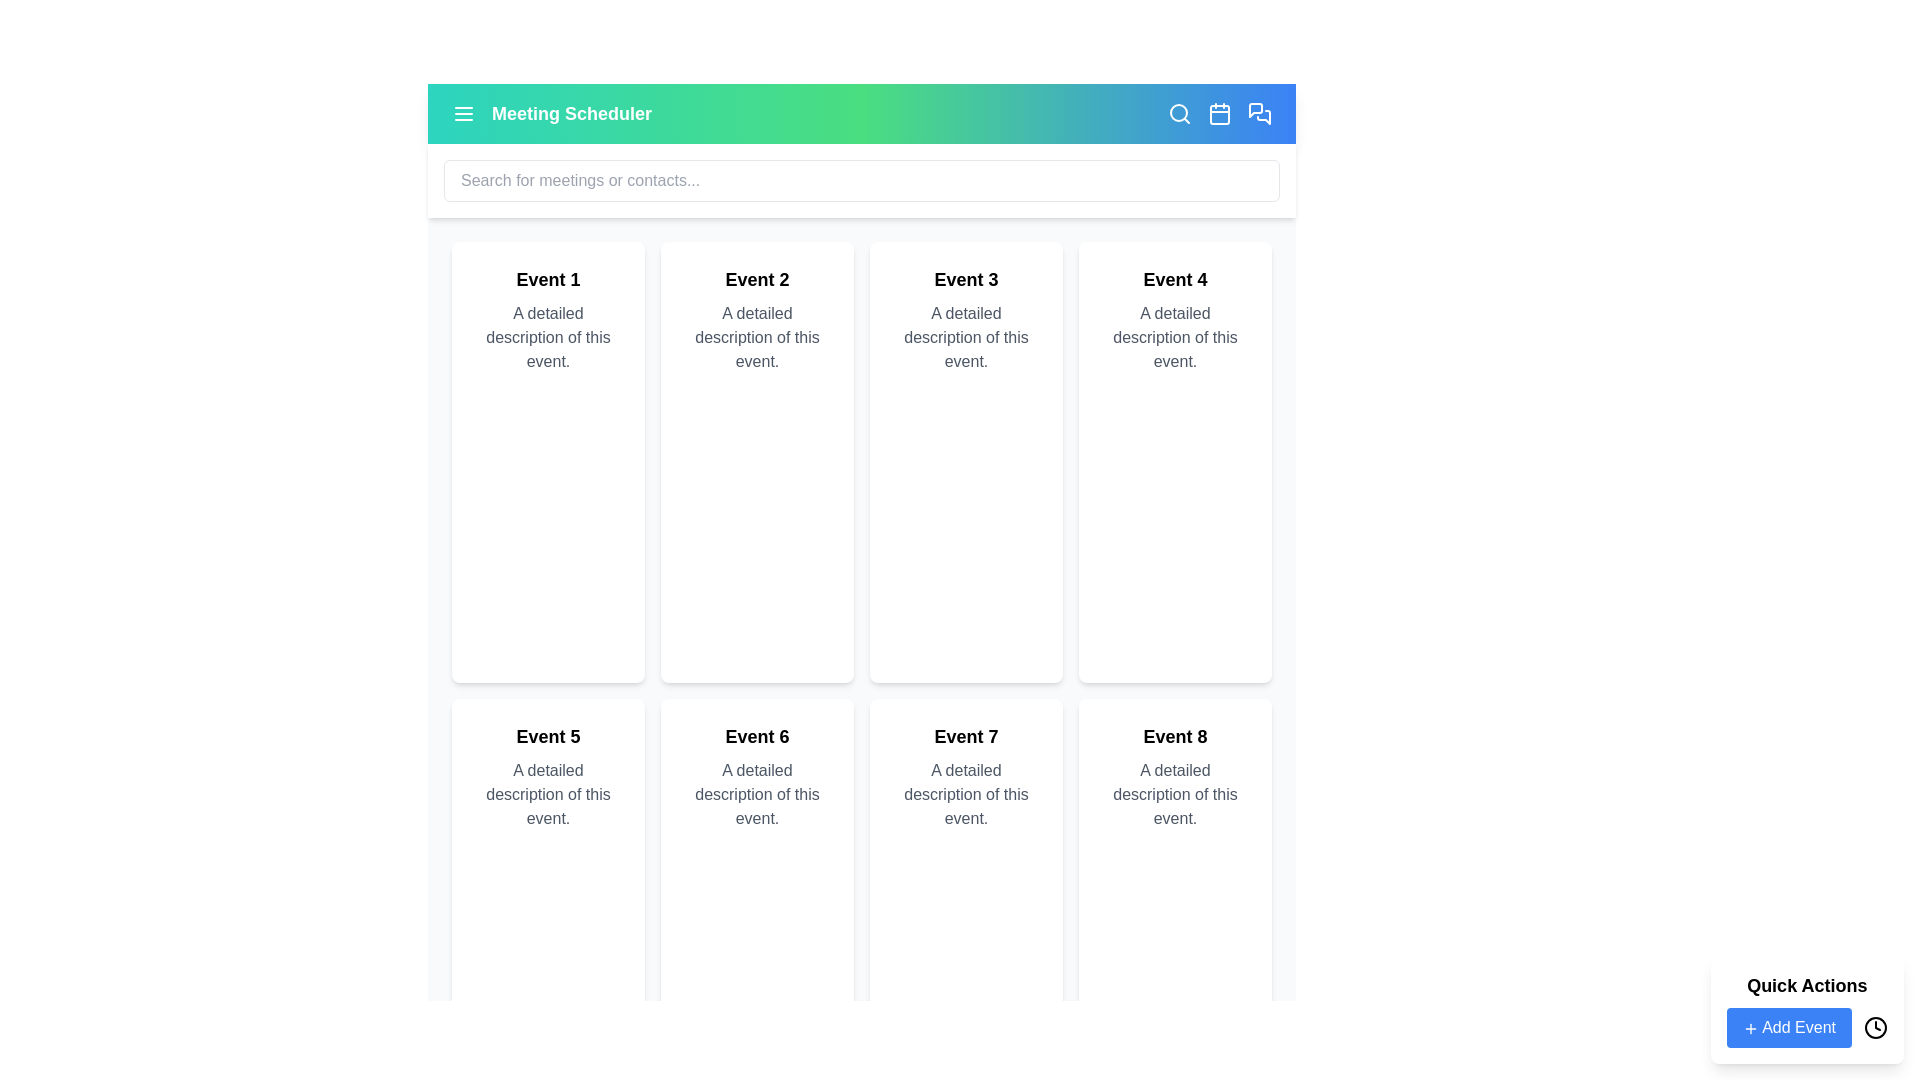 This screenshot has width=1920, height=1080. Describe the element at coordinates (548, 793) in the screenshot. I see `text block that contains 'A detailed description of this event.' located below the 'Event 5' header in the card` at that location.